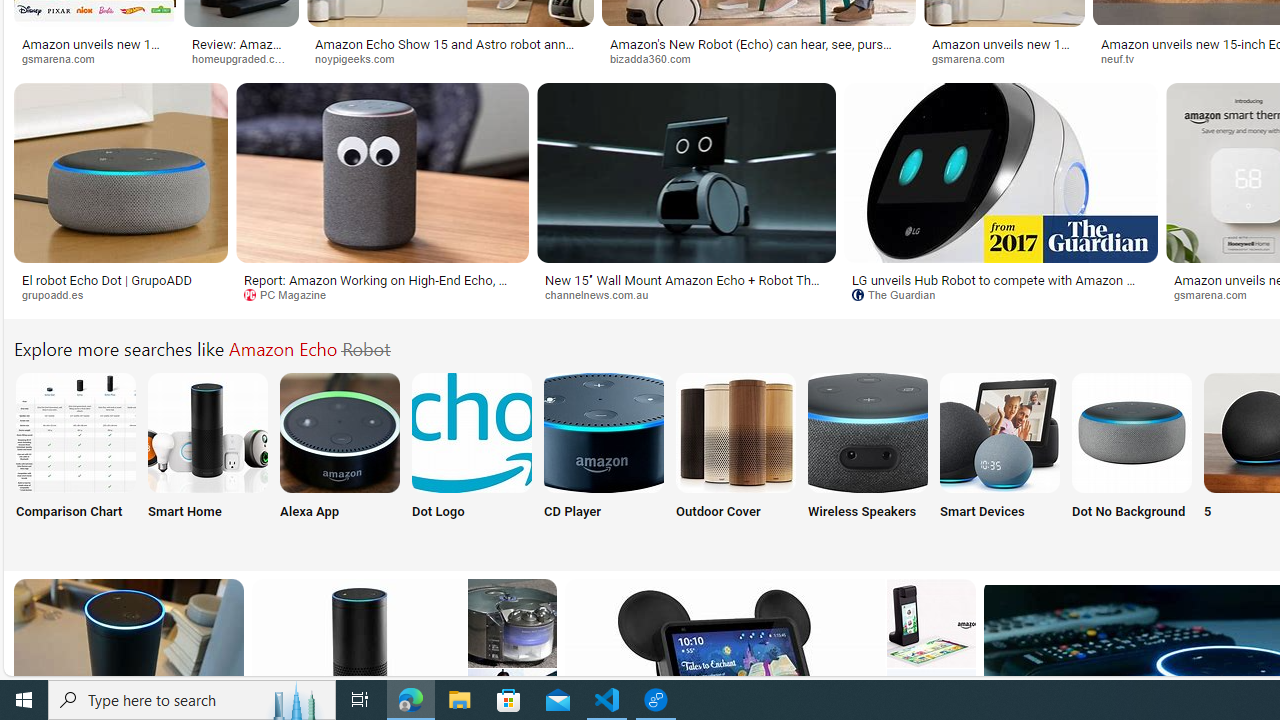 The width and height of the screenshot is (1280, 720). Describe the element at coordinates (867, 458) in the screenshot. I see `'Amazon Echo Wireless Speakers Wireless Speakers'` at that location.